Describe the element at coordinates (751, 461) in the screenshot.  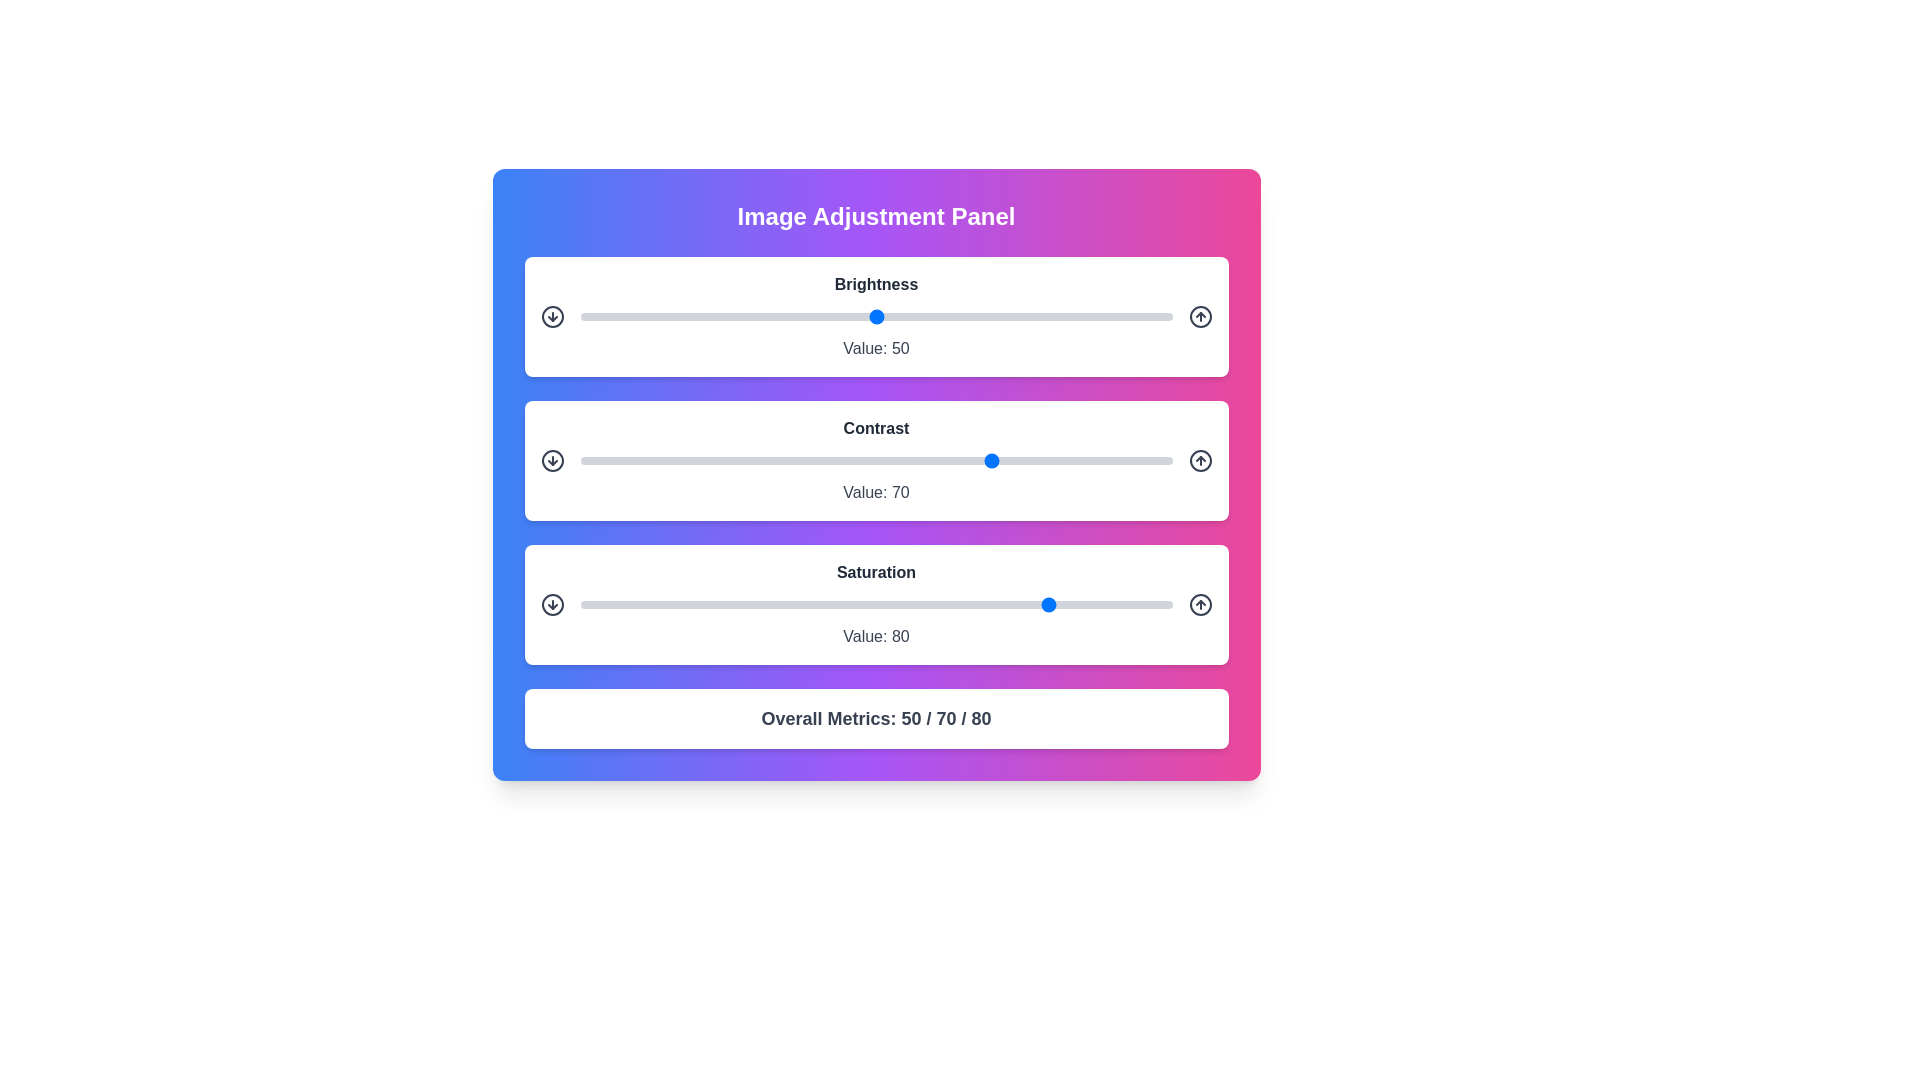
I see `contrast` at that location.